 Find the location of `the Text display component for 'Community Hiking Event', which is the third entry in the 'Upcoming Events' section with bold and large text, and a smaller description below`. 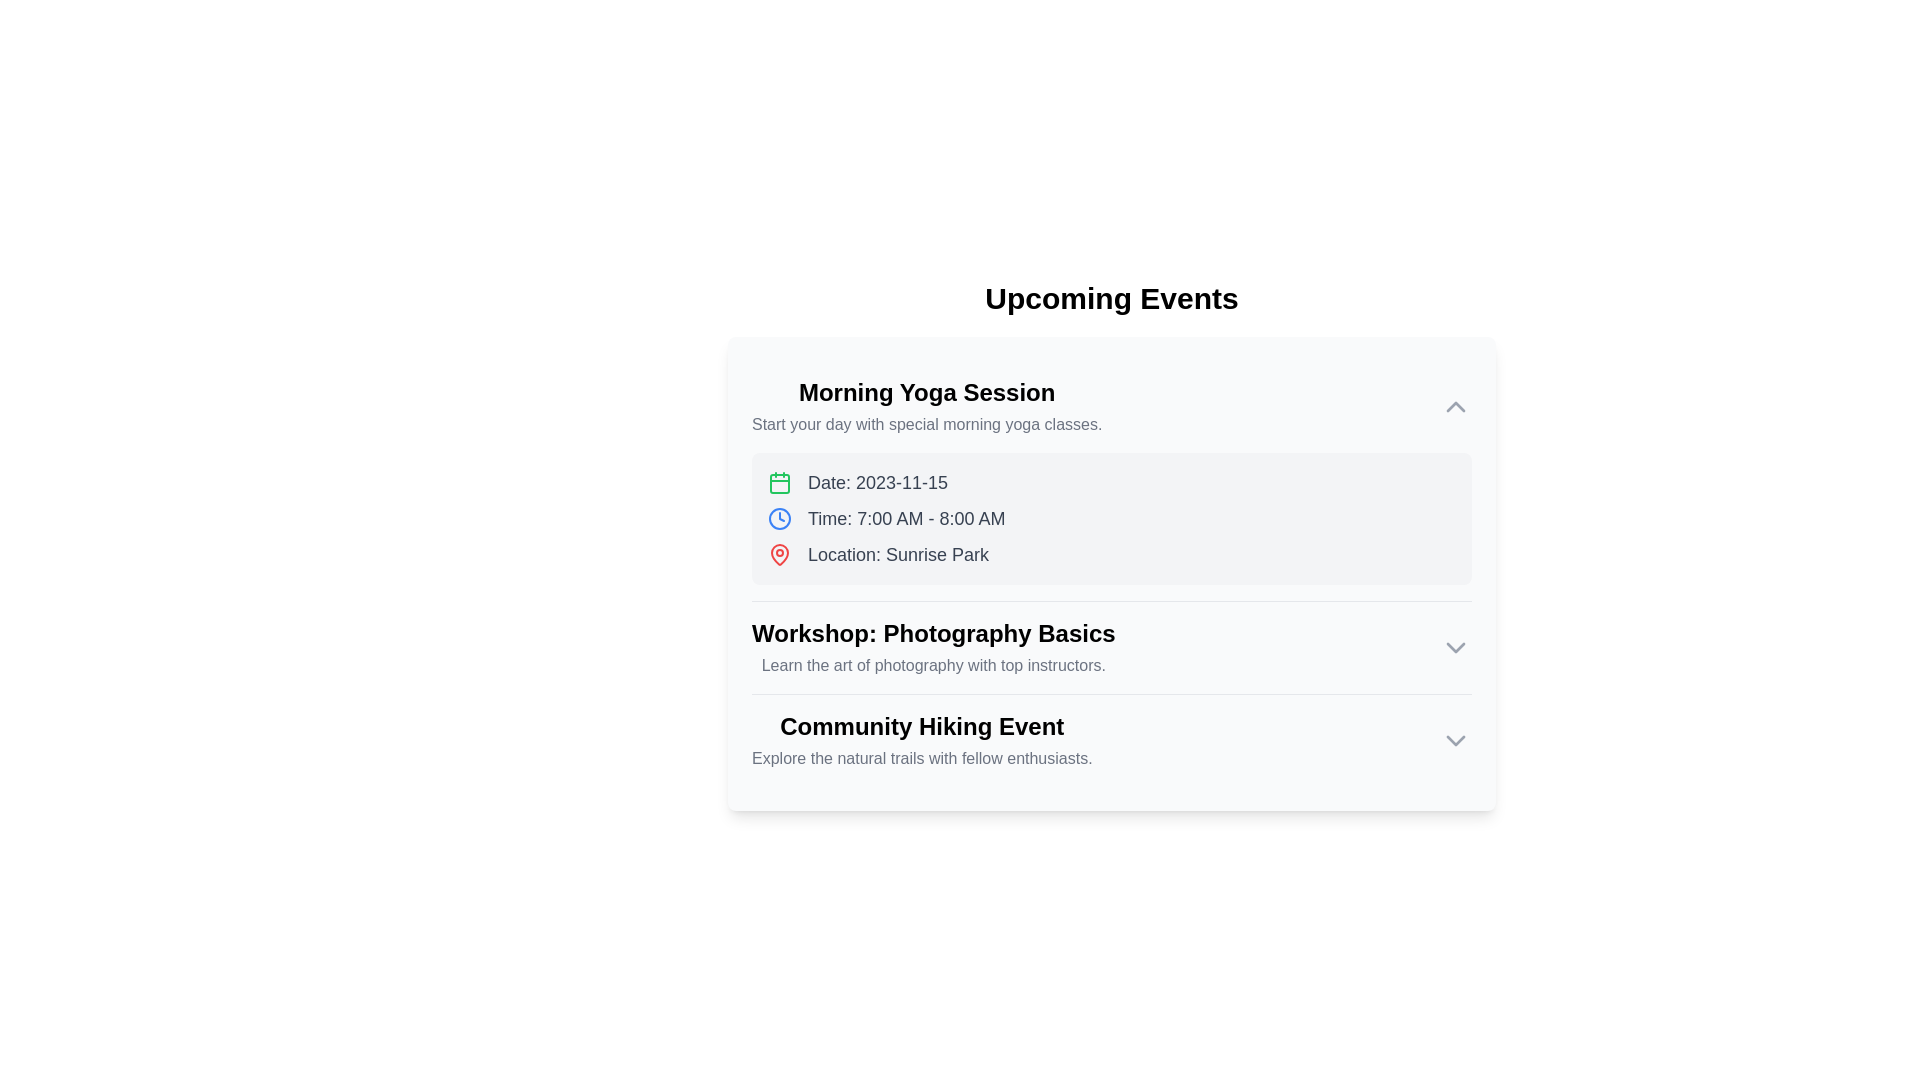

the Text display component for 'Community Hiking Event', which is the third entry in the 'Upcoming Events' section with bold and large text, and a smaller description below is located at coordinates (921, 740).